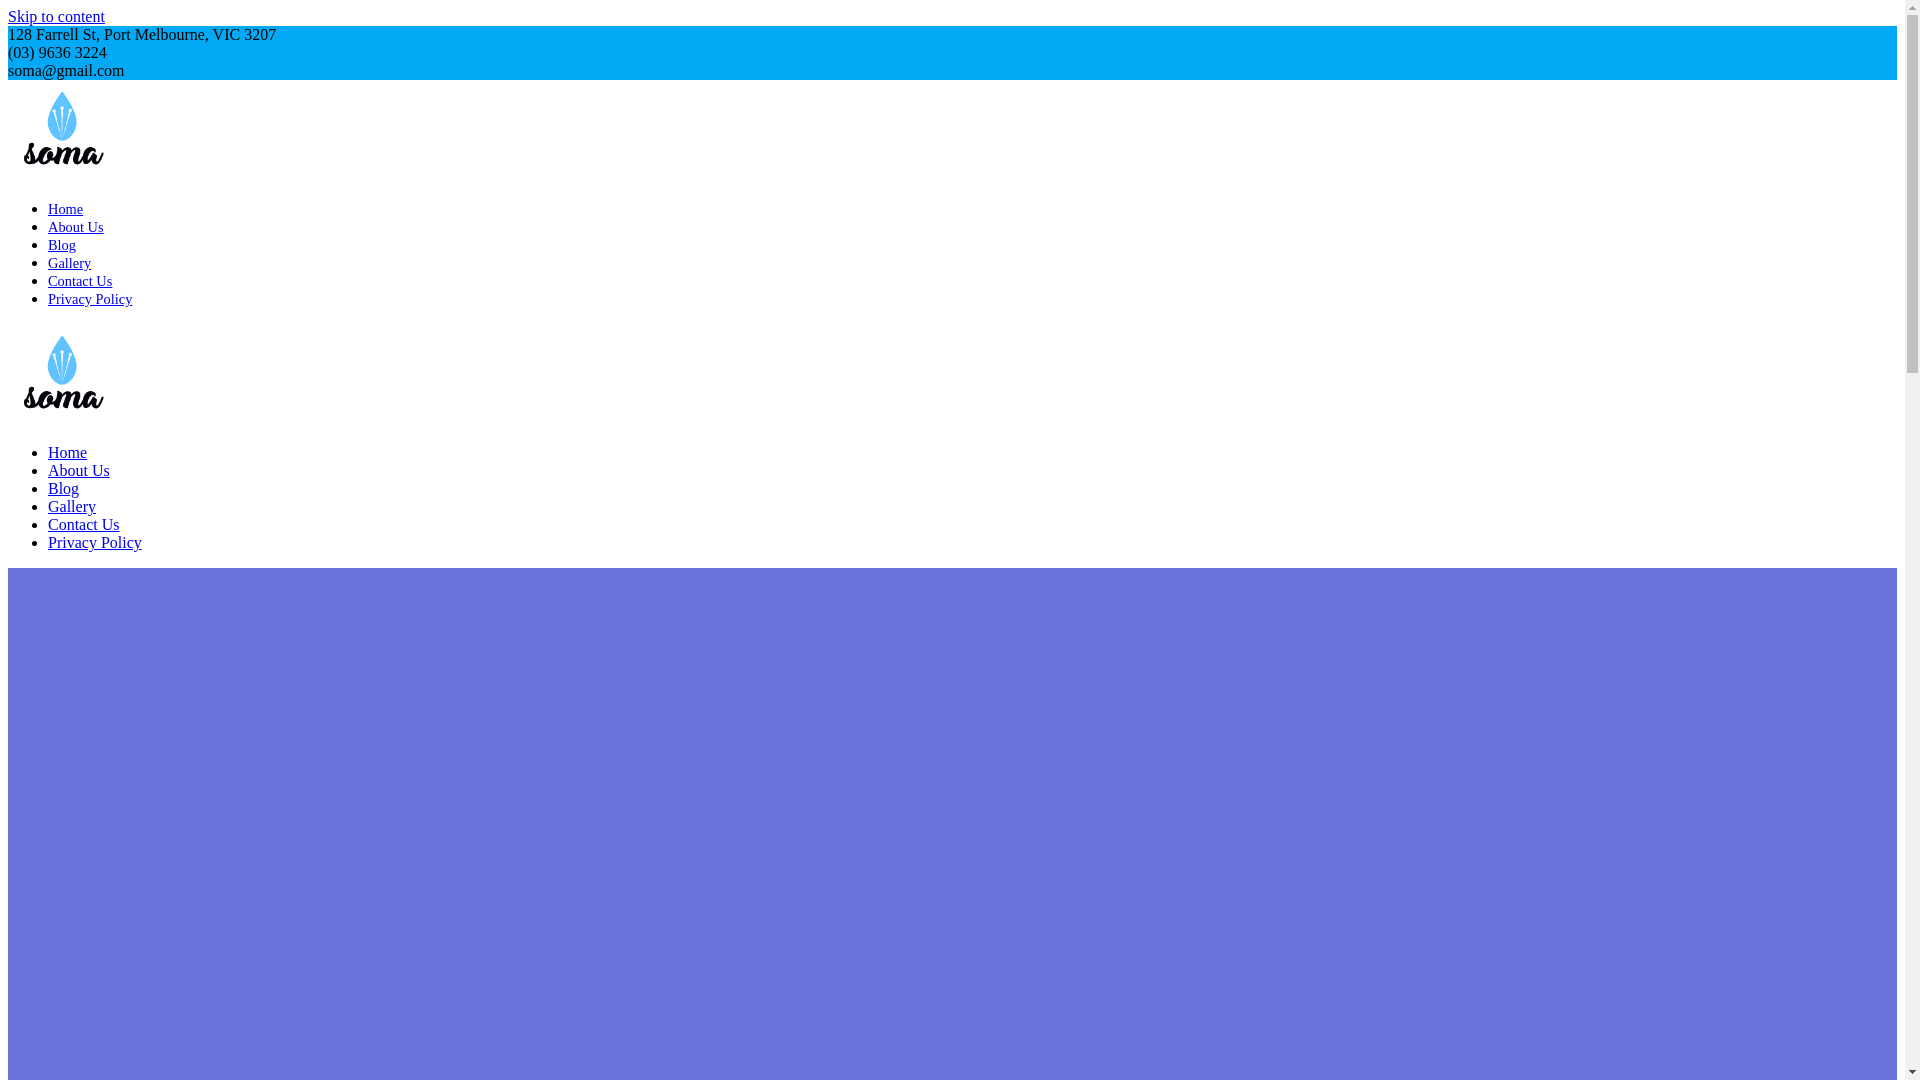  What do you see at coordinates (94, 542) in the screenshot?
I see `'Privacy Policy'` at bounding box center [94, 542].